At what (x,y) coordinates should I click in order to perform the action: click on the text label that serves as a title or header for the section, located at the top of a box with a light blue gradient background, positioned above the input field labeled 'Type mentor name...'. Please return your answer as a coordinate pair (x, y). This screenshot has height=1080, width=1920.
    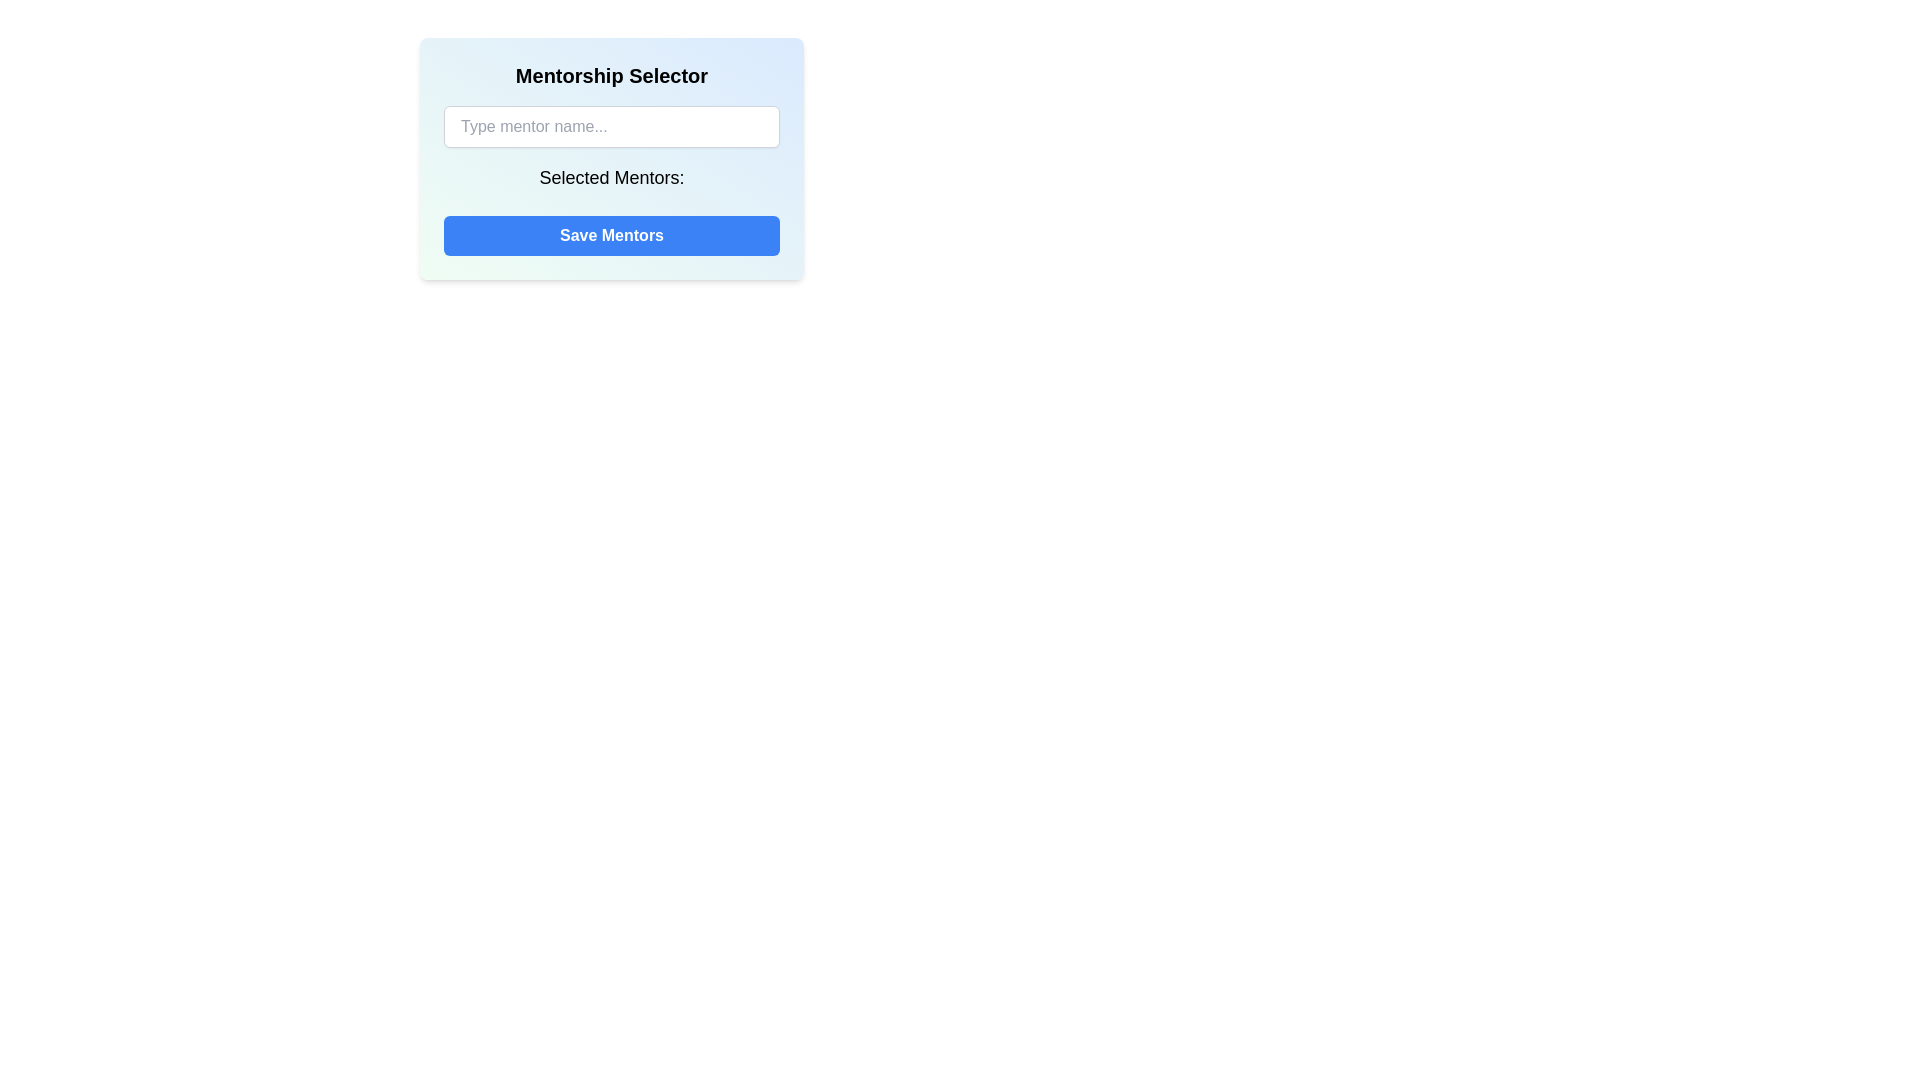
    Looking at the image, I should click on (610, 75).